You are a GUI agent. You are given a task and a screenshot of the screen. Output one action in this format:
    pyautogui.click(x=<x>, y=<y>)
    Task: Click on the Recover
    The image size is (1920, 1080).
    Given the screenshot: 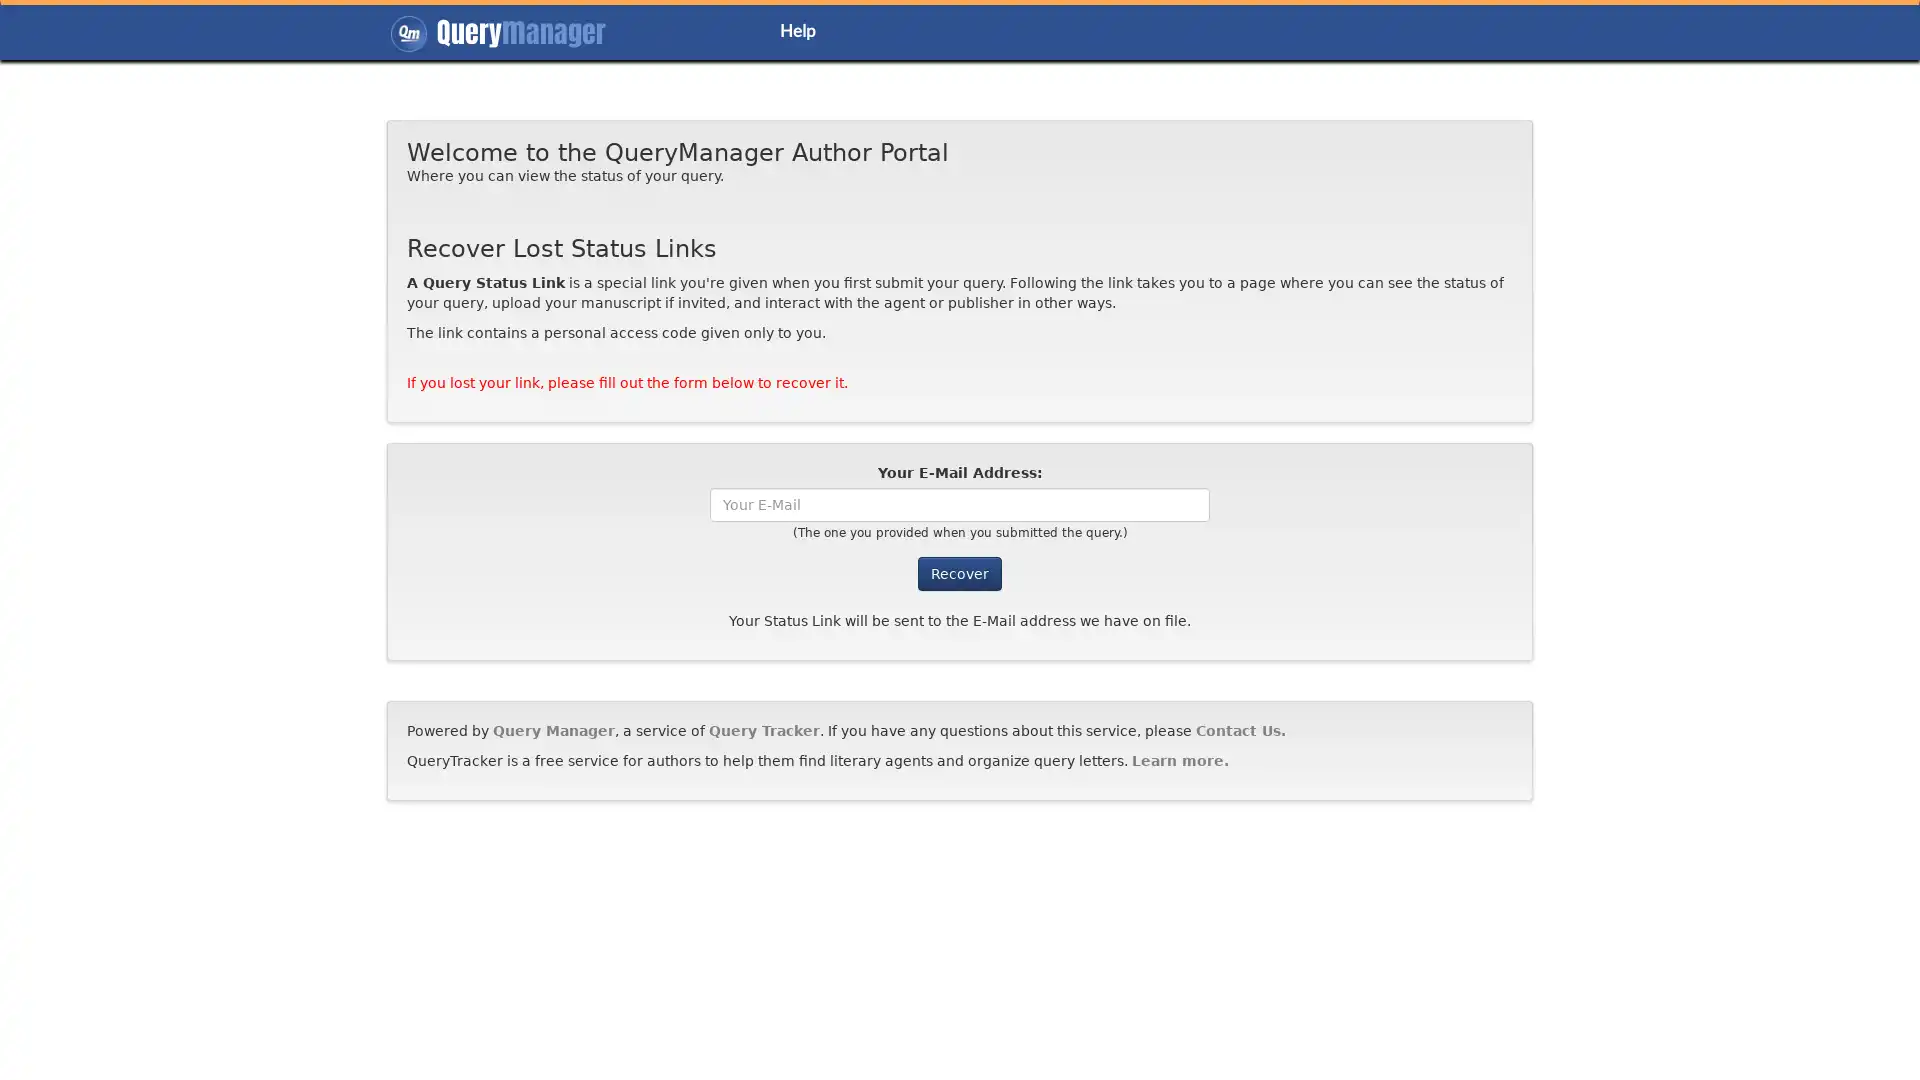 What is the action you would take?
    pyautogui.click(x=960, y=573)
    